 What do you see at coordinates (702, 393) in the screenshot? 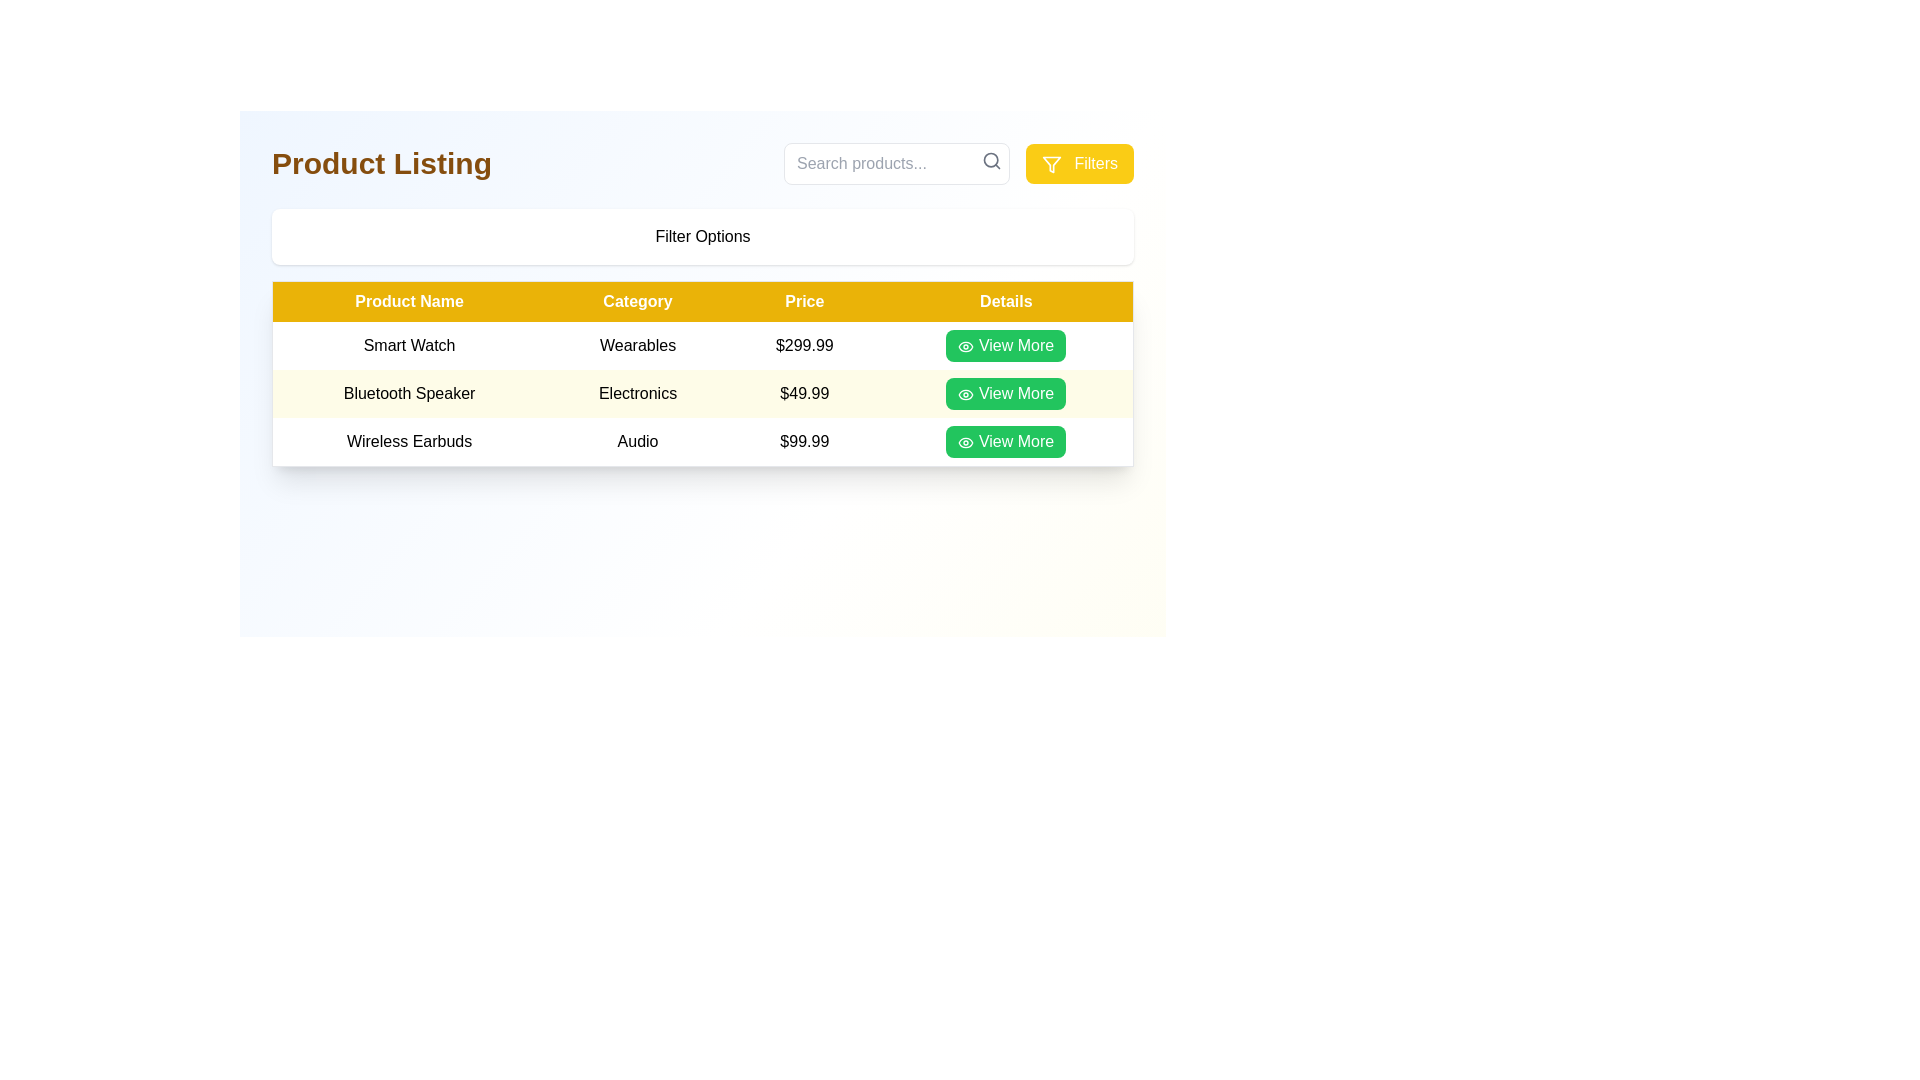
I see `the product entry for 'Bluetooth Speaker' in the product listing table by clicking on the 'View More' button located in the second row of the table` at bounding box center [702, 393].